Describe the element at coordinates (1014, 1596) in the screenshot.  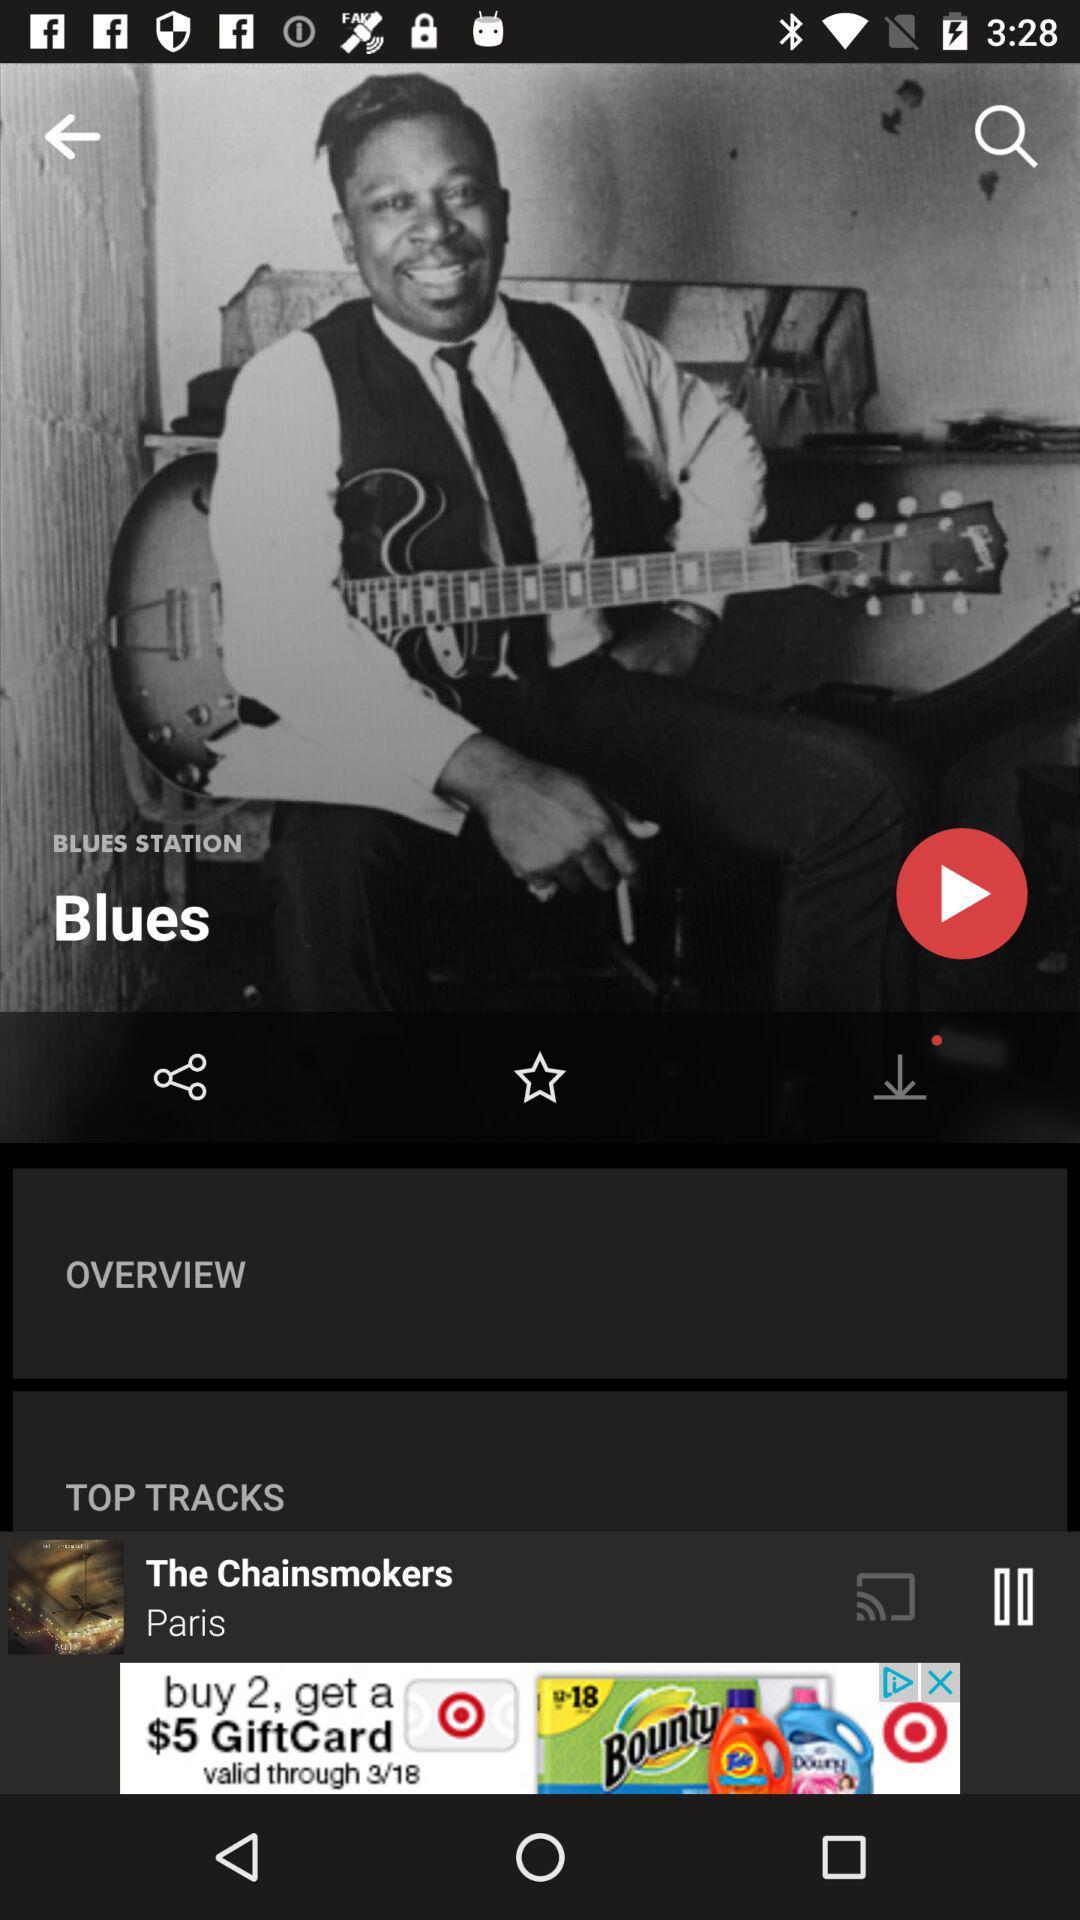
I see `the pause icon` at that location.